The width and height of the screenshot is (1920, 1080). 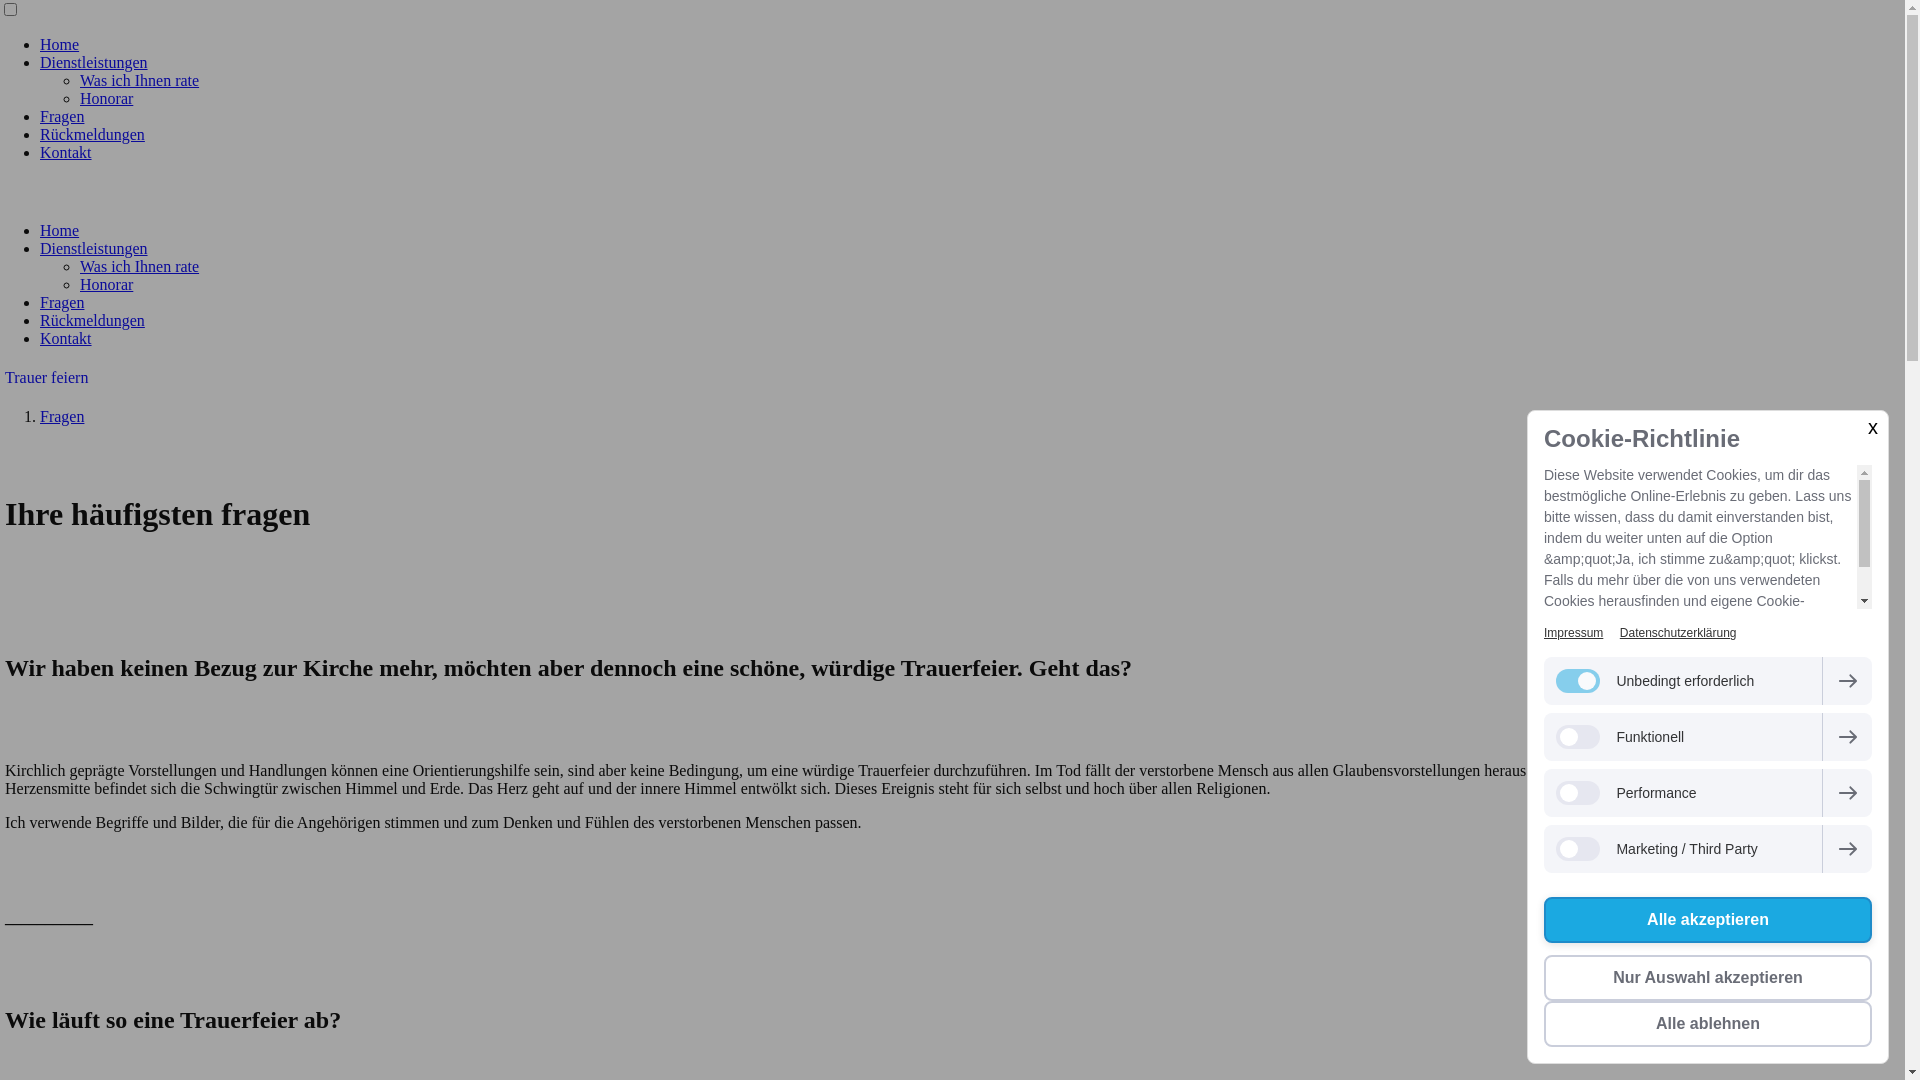 What do you see at coordinates (138, 265) in the screenshot?
I see `'Was ich Ihnen rate'` at bounding box center [138, 265].